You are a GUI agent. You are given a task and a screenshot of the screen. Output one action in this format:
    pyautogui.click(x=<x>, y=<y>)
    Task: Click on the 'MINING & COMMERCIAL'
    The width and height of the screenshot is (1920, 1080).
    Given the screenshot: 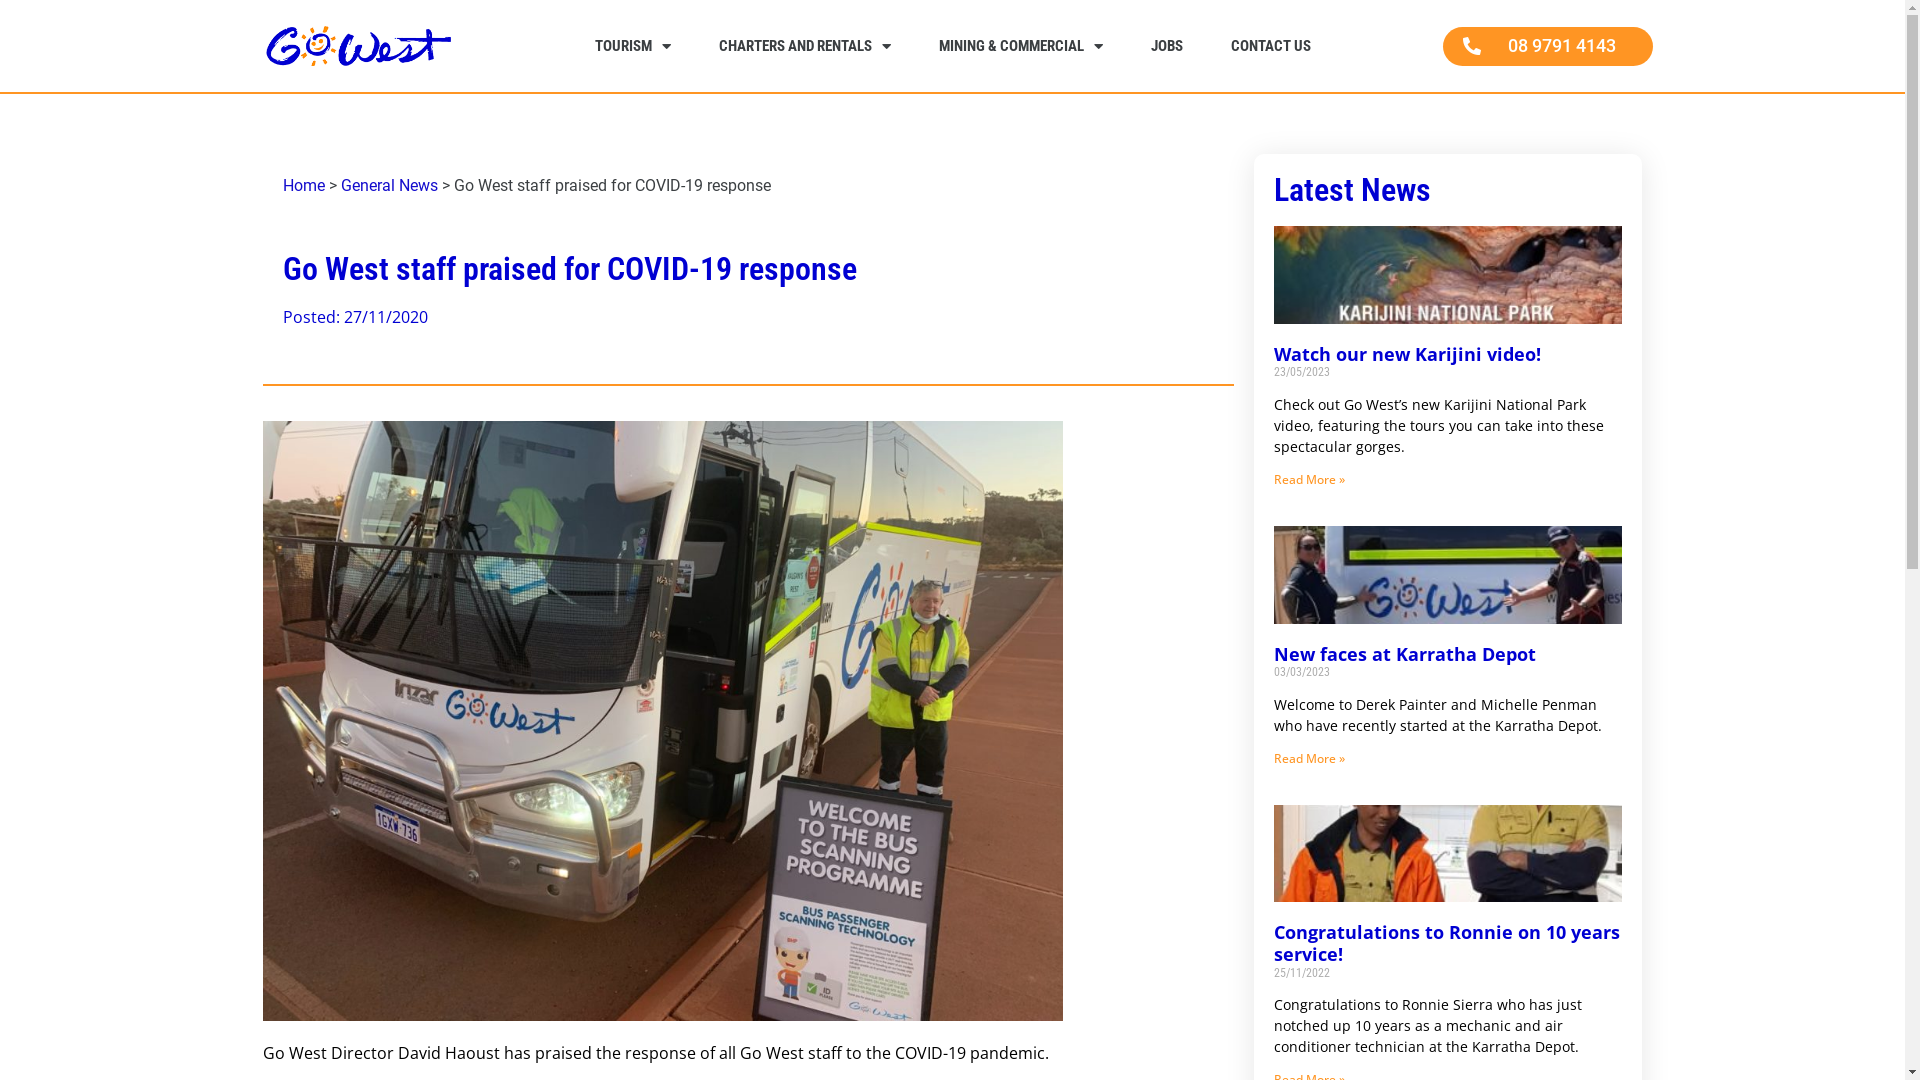 What is the action you would take?
    pyautogui.click(x=1019, y=45)
    